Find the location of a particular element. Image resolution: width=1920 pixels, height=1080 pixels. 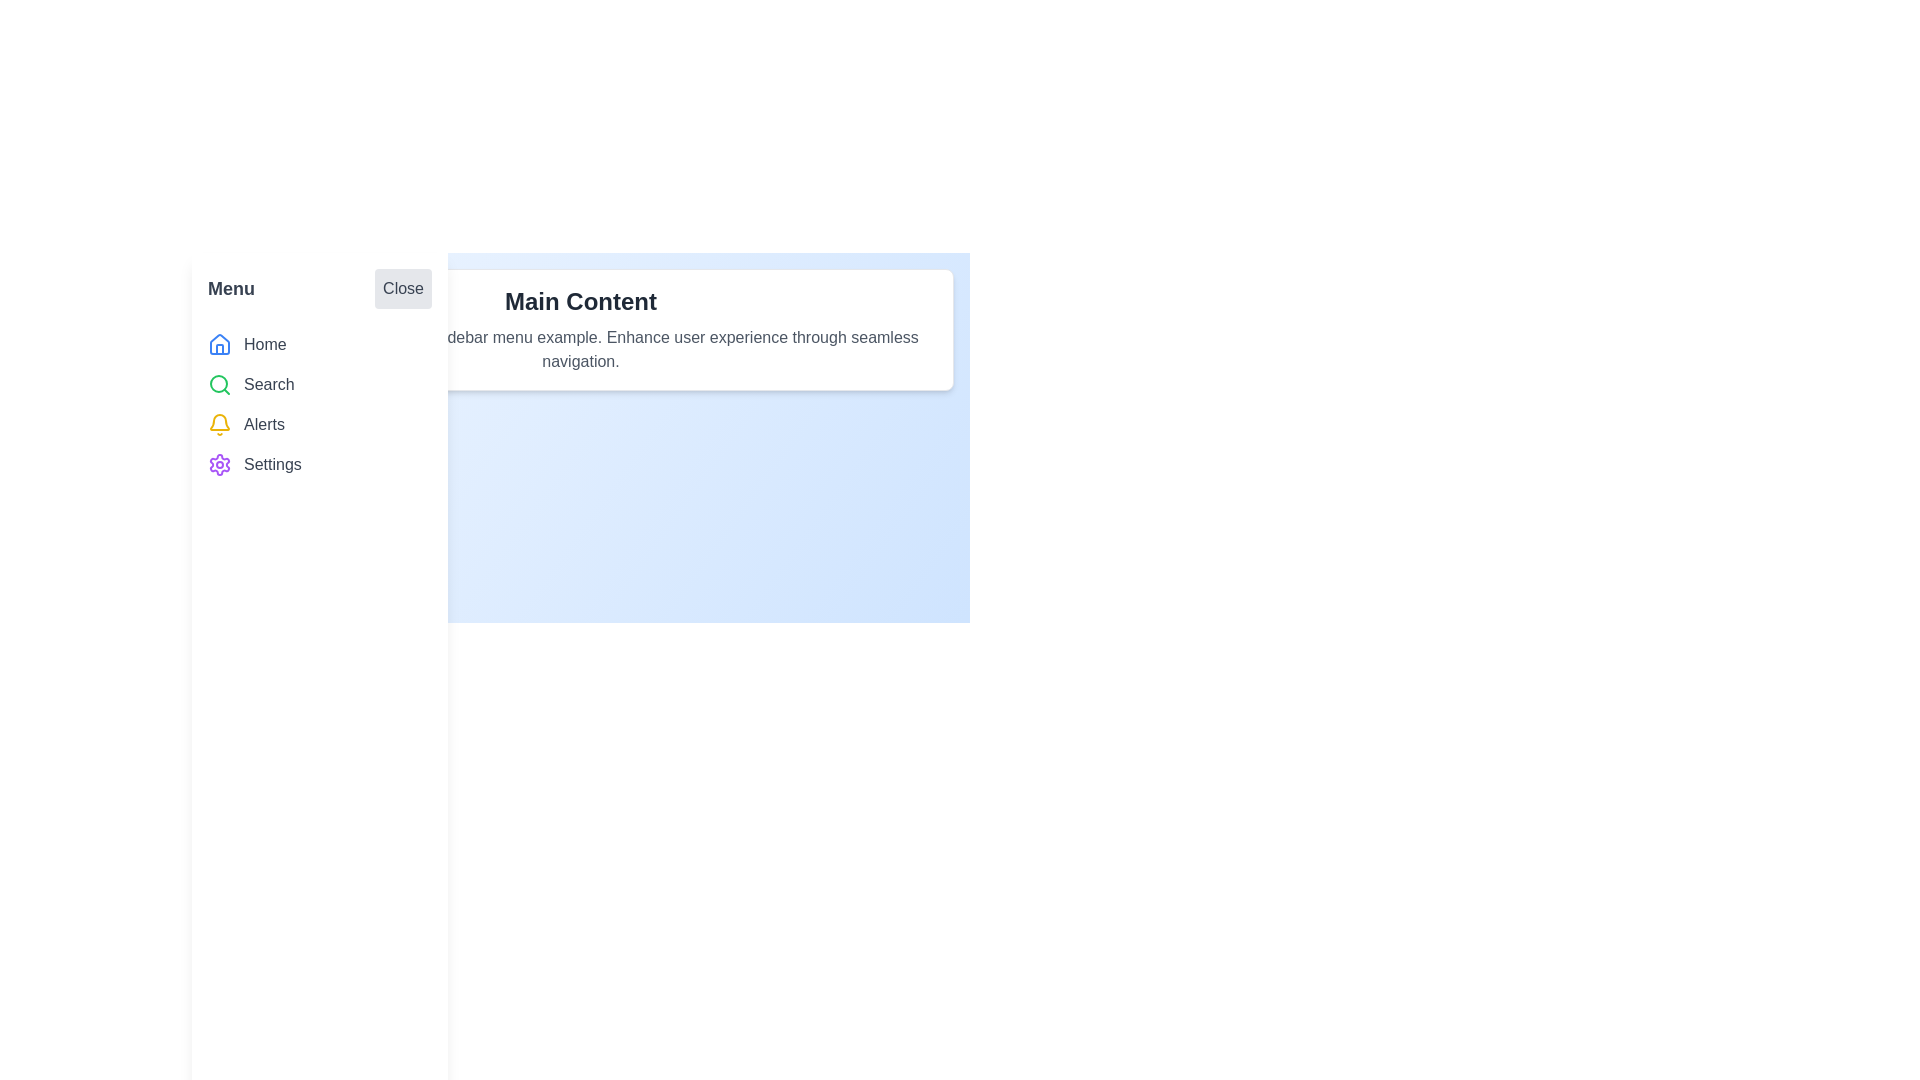

the close button located at the right end of the menu section is located at coordinates (402, 289).